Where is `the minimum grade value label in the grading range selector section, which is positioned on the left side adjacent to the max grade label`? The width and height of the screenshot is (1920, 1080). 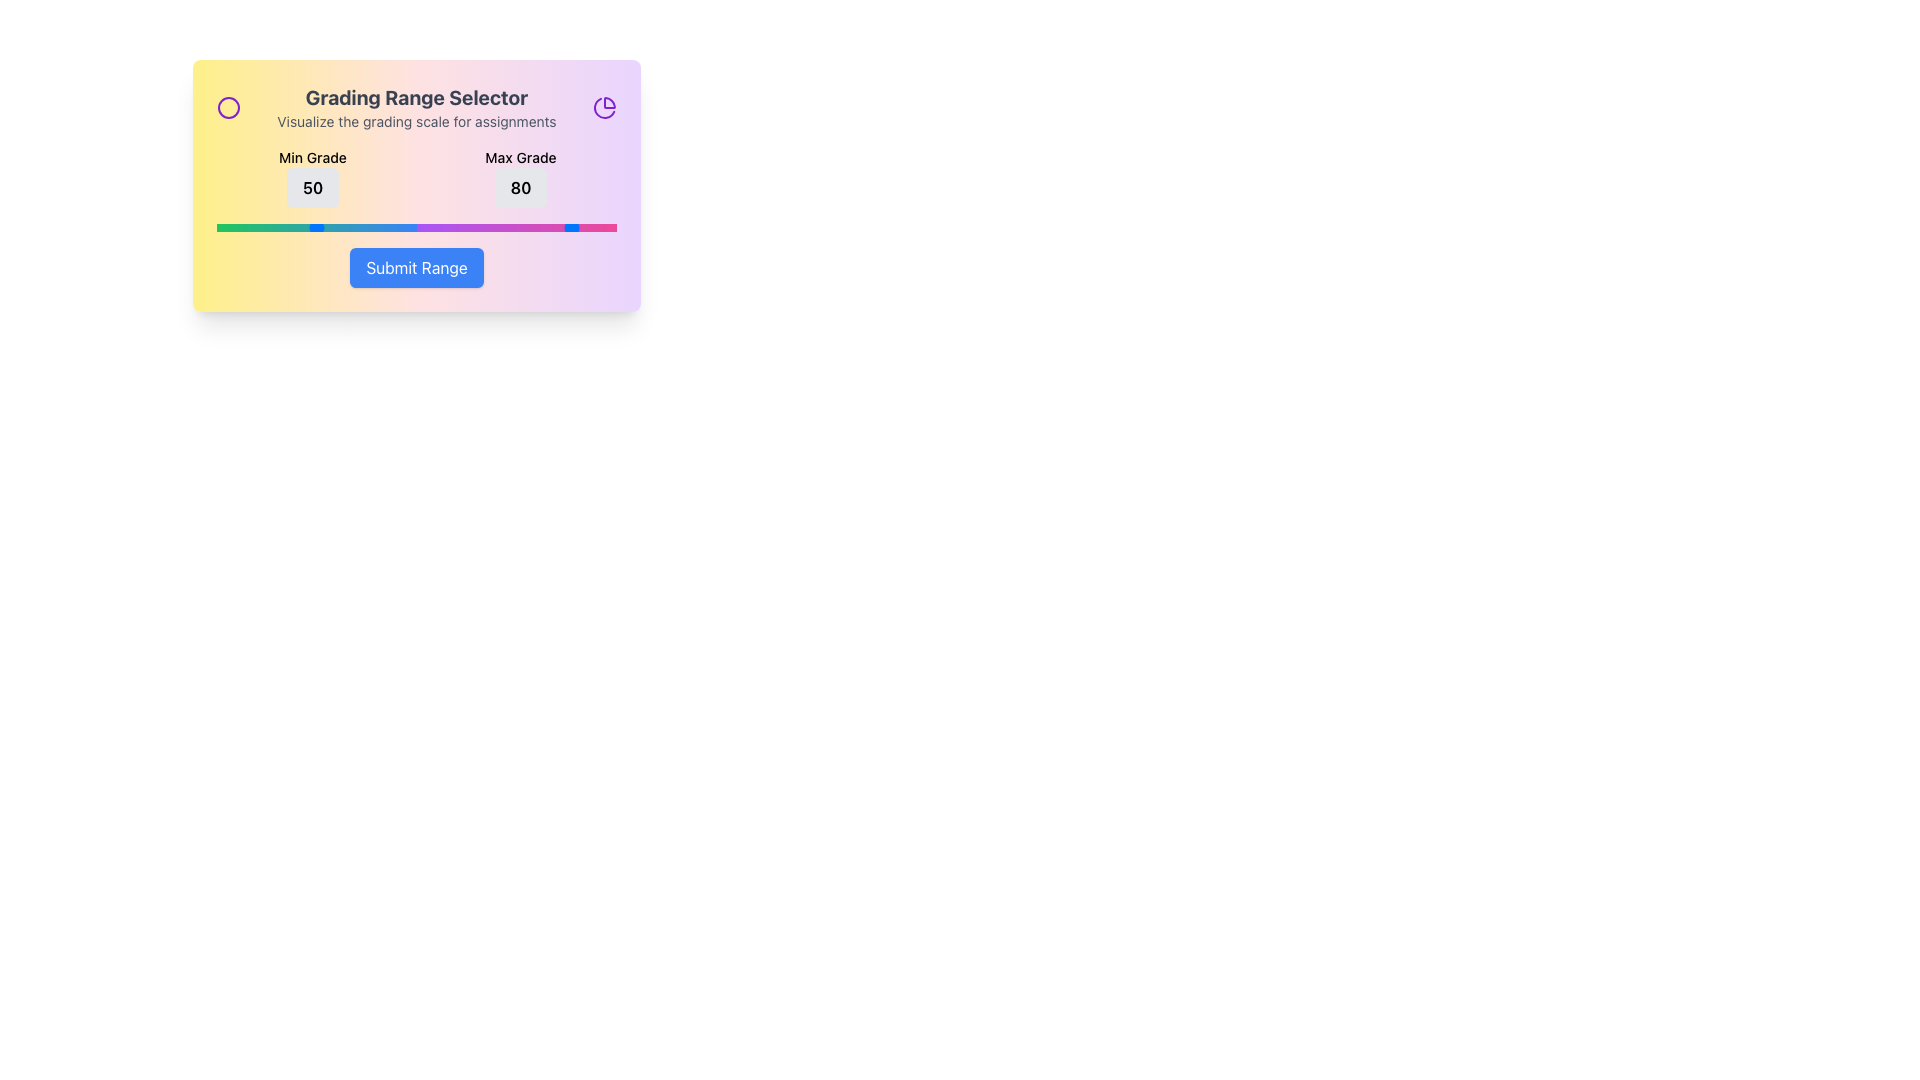
the minimum grade value label in the grading range selector section, which is positioned on the left side adjacent to the max grade label is located at coordinates (311, 176).